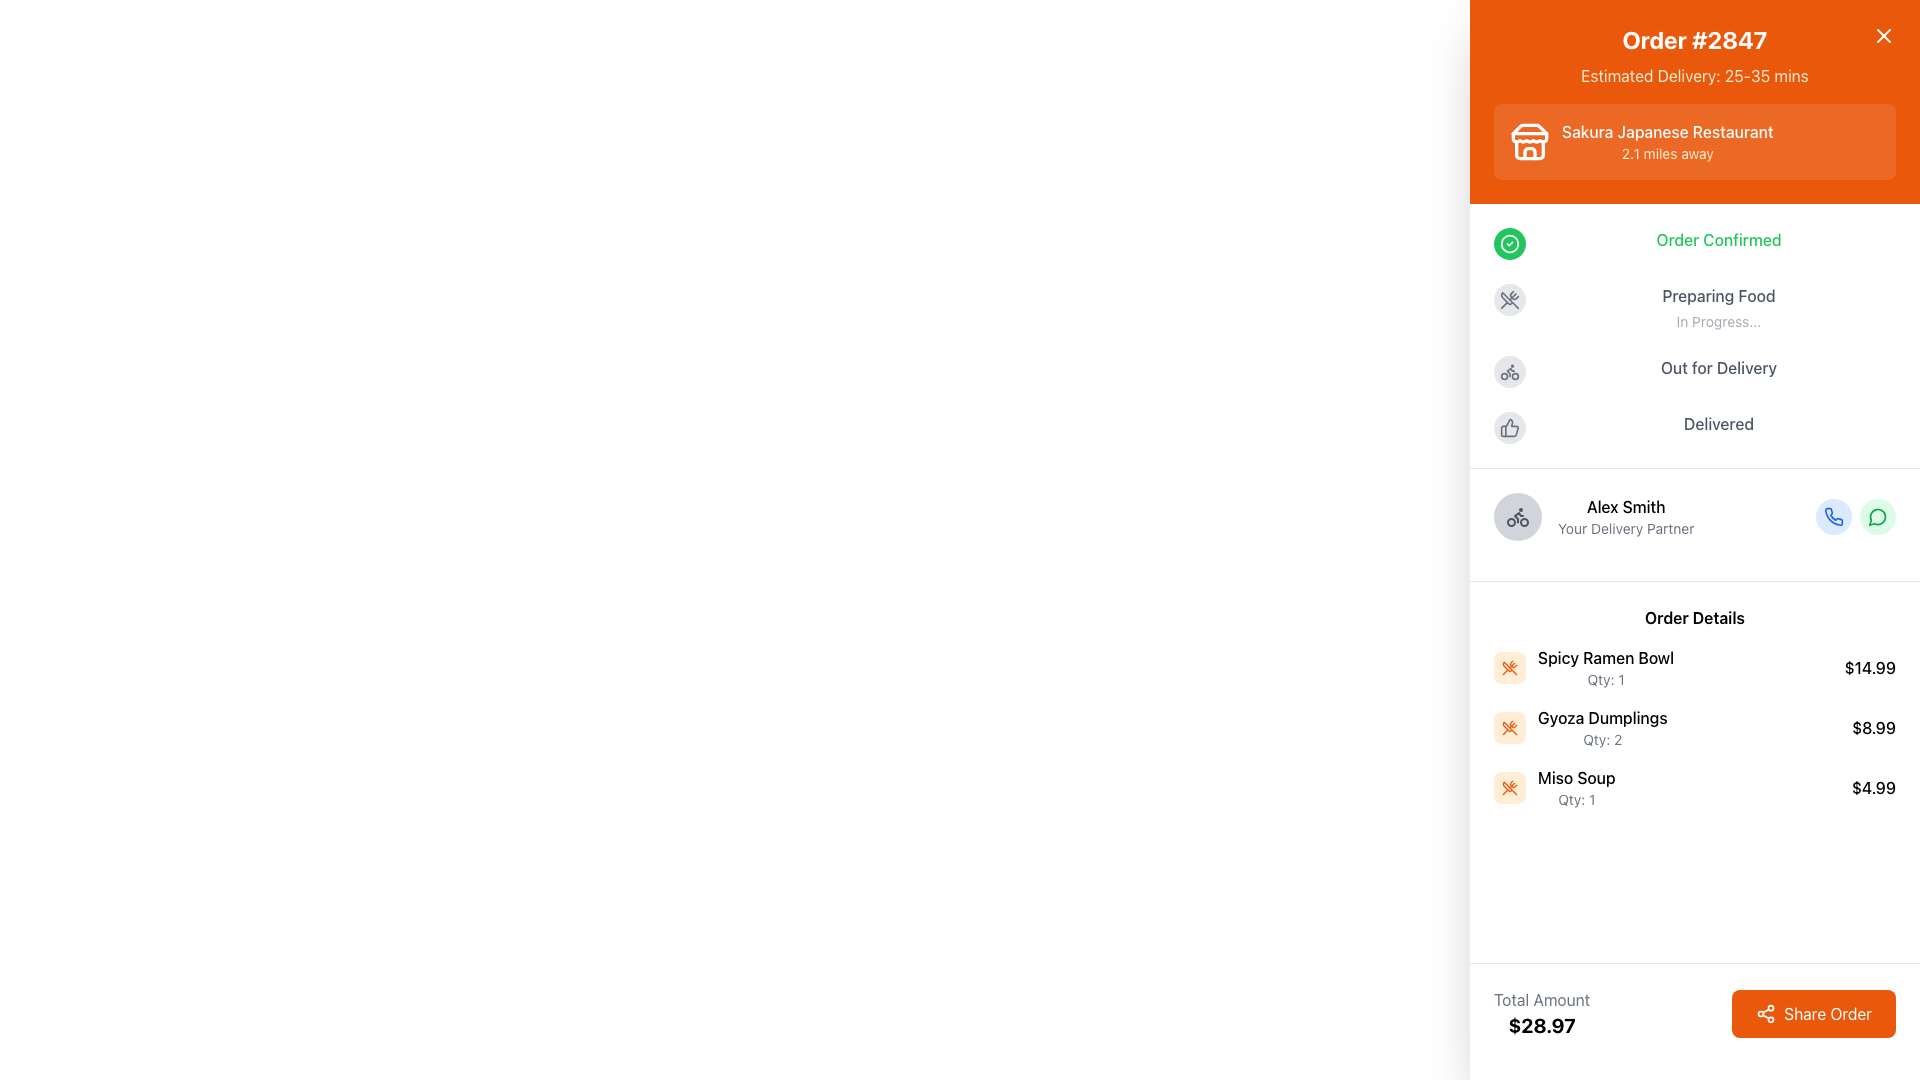 The width and height of the screenshot is (1920, 1080). Describe the element at coordinates (1693, 39) in the screenshot. I see `the static text label that displays the order number, located in the top section of the right-side panel, just below the close button and above the 'Estimated Delivery' text` at that location.